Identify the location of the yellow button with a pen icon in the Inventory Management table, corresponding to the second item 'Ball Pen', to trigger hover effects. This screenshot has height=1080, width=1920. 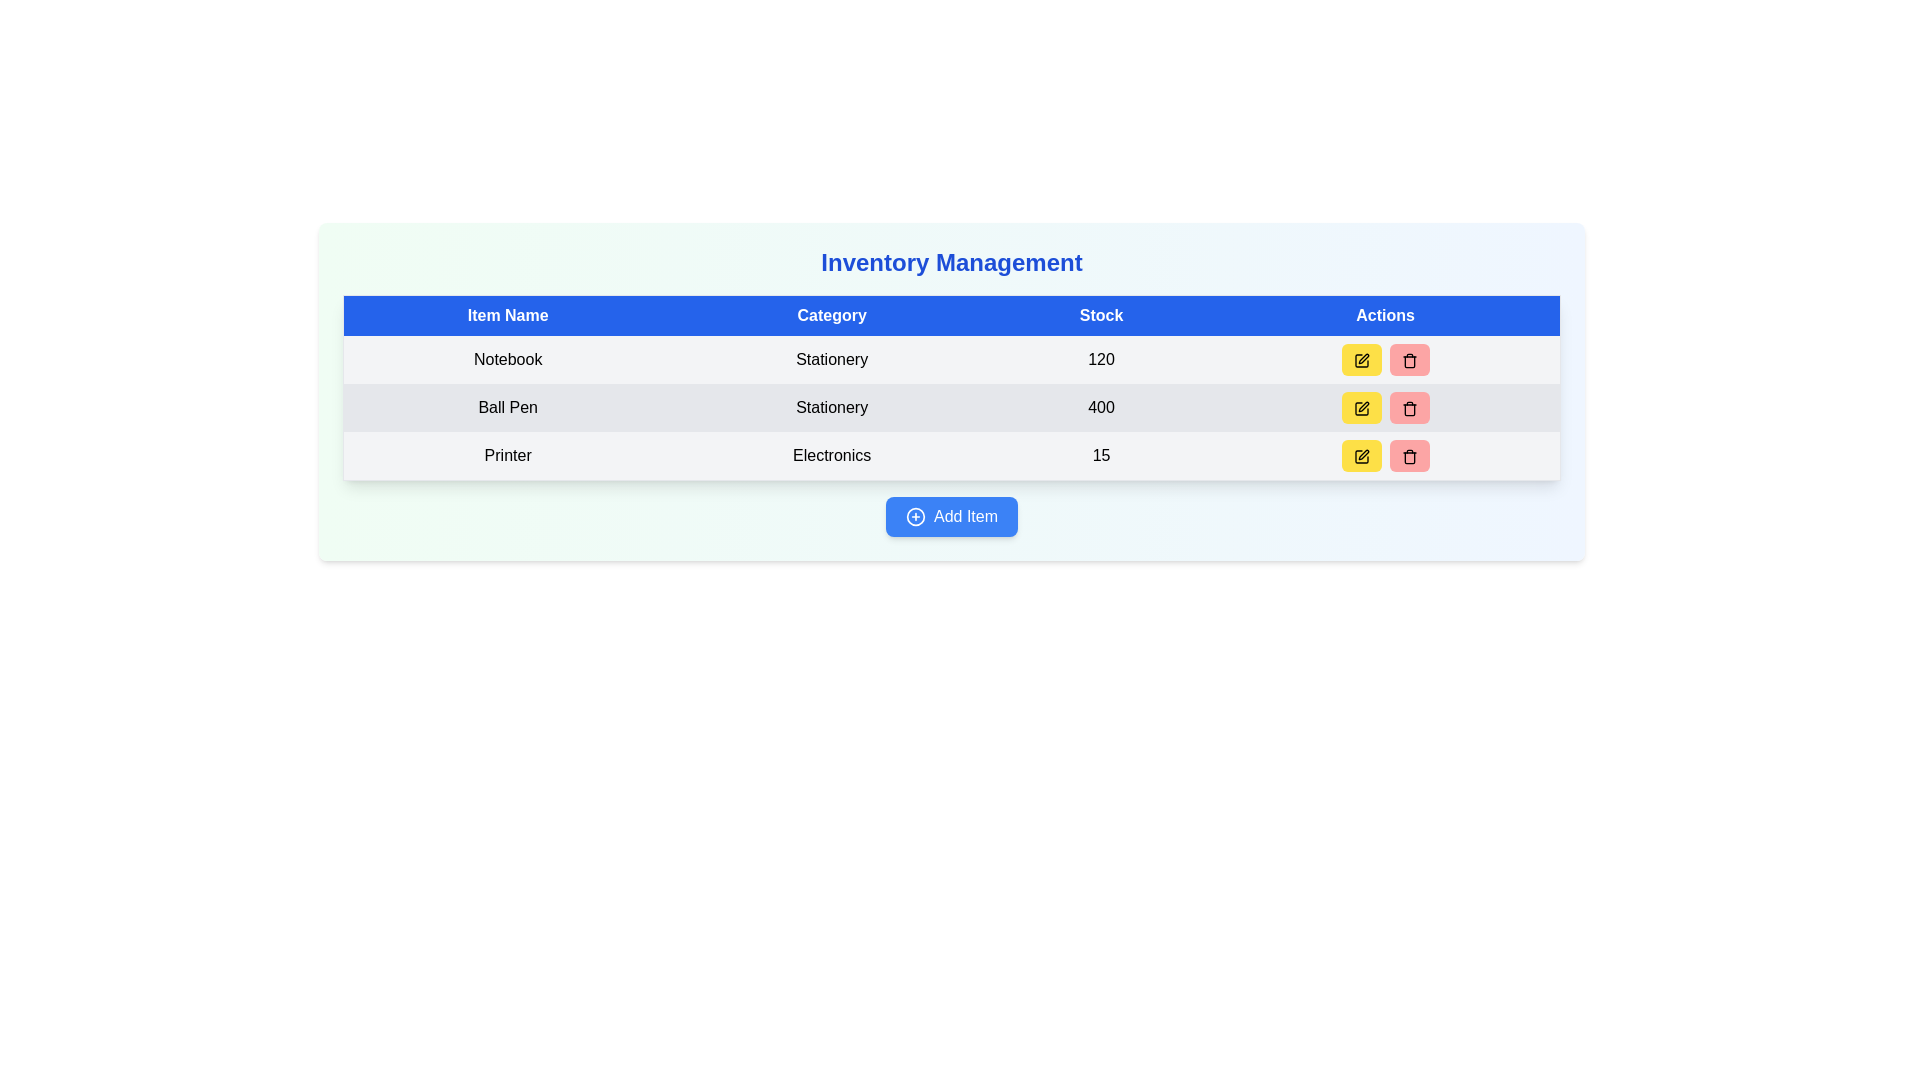
(1360, 407).